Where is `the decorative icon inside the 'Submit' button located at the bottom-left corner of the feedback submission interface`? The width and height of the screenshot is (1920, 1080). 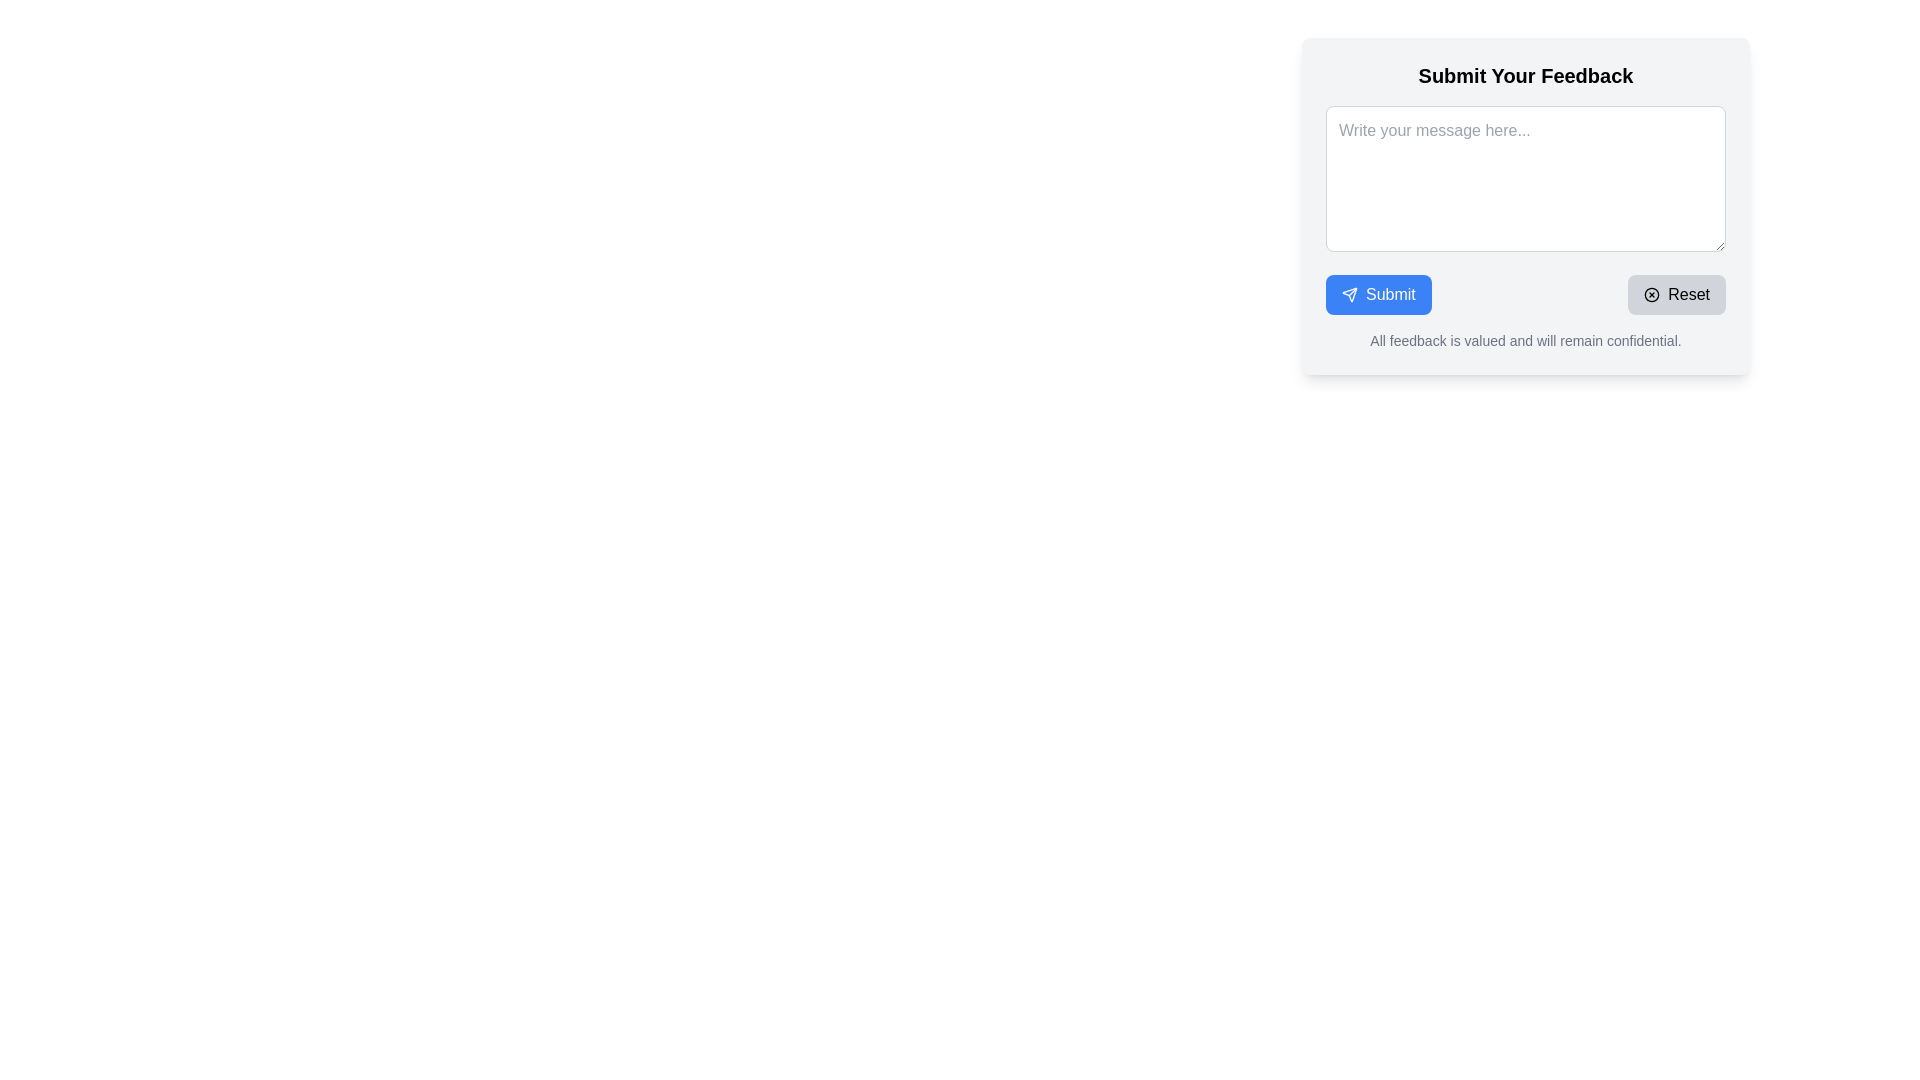
the decorative icon inside the 'Submit' button located at the bottom-left corner of the feedback submission interface is located at coordinates (1349, 294).